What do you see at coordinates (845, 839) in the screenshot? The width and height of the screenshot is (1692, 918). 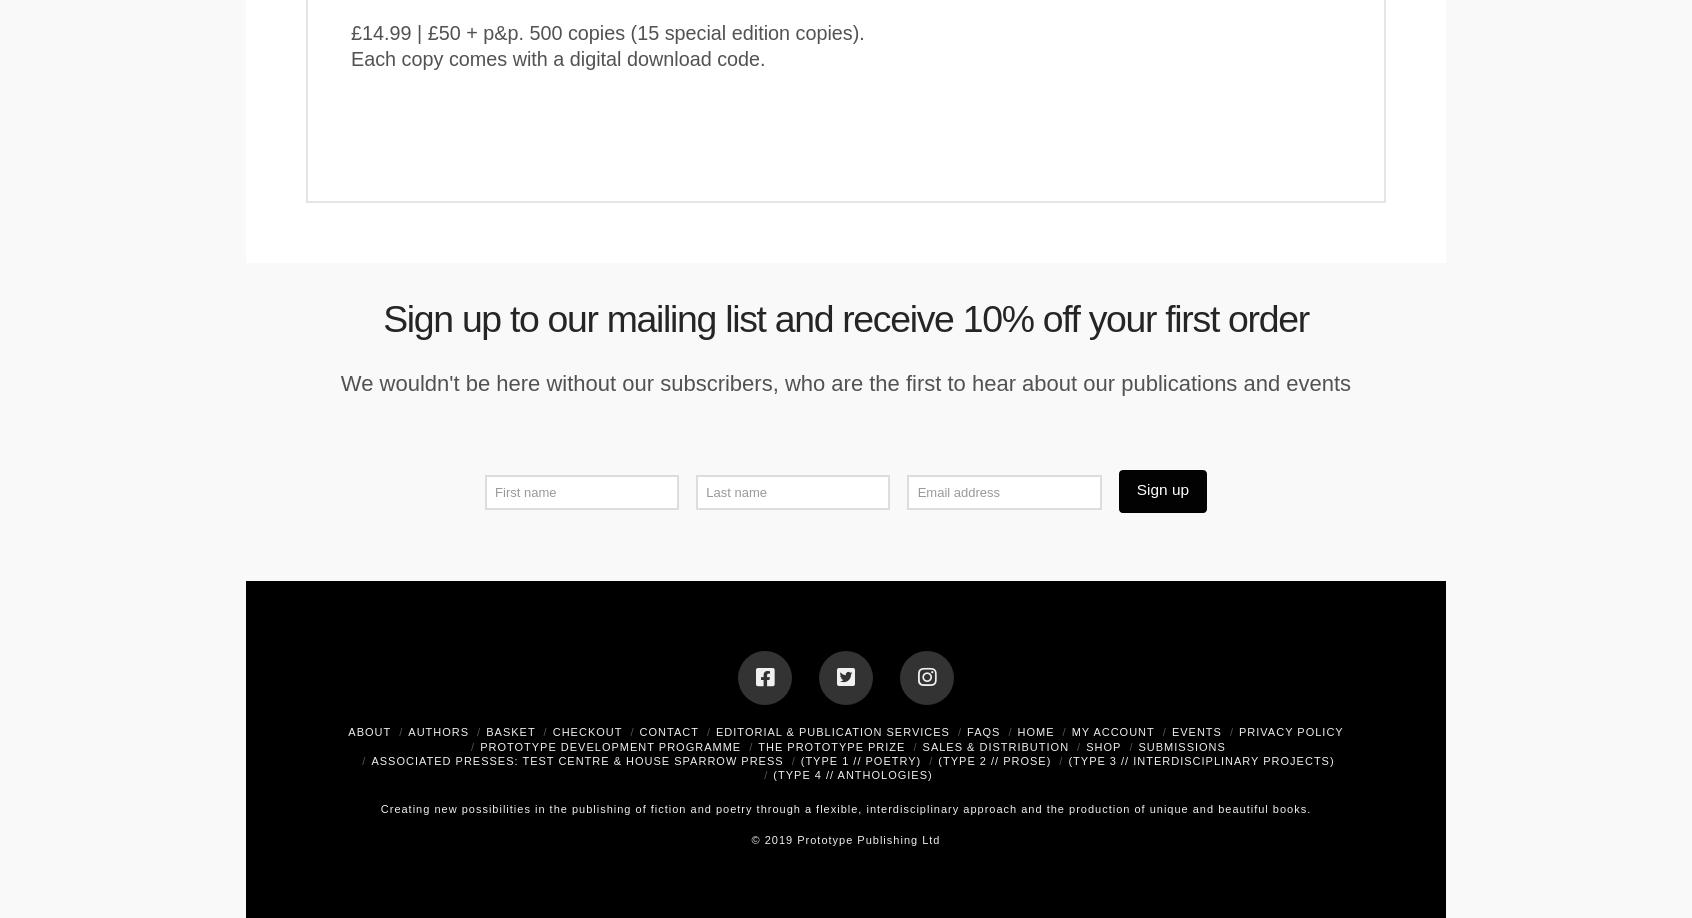 I see `'© 2019 Prototype Publishing Ltd'` at bounding box center [845, 839].